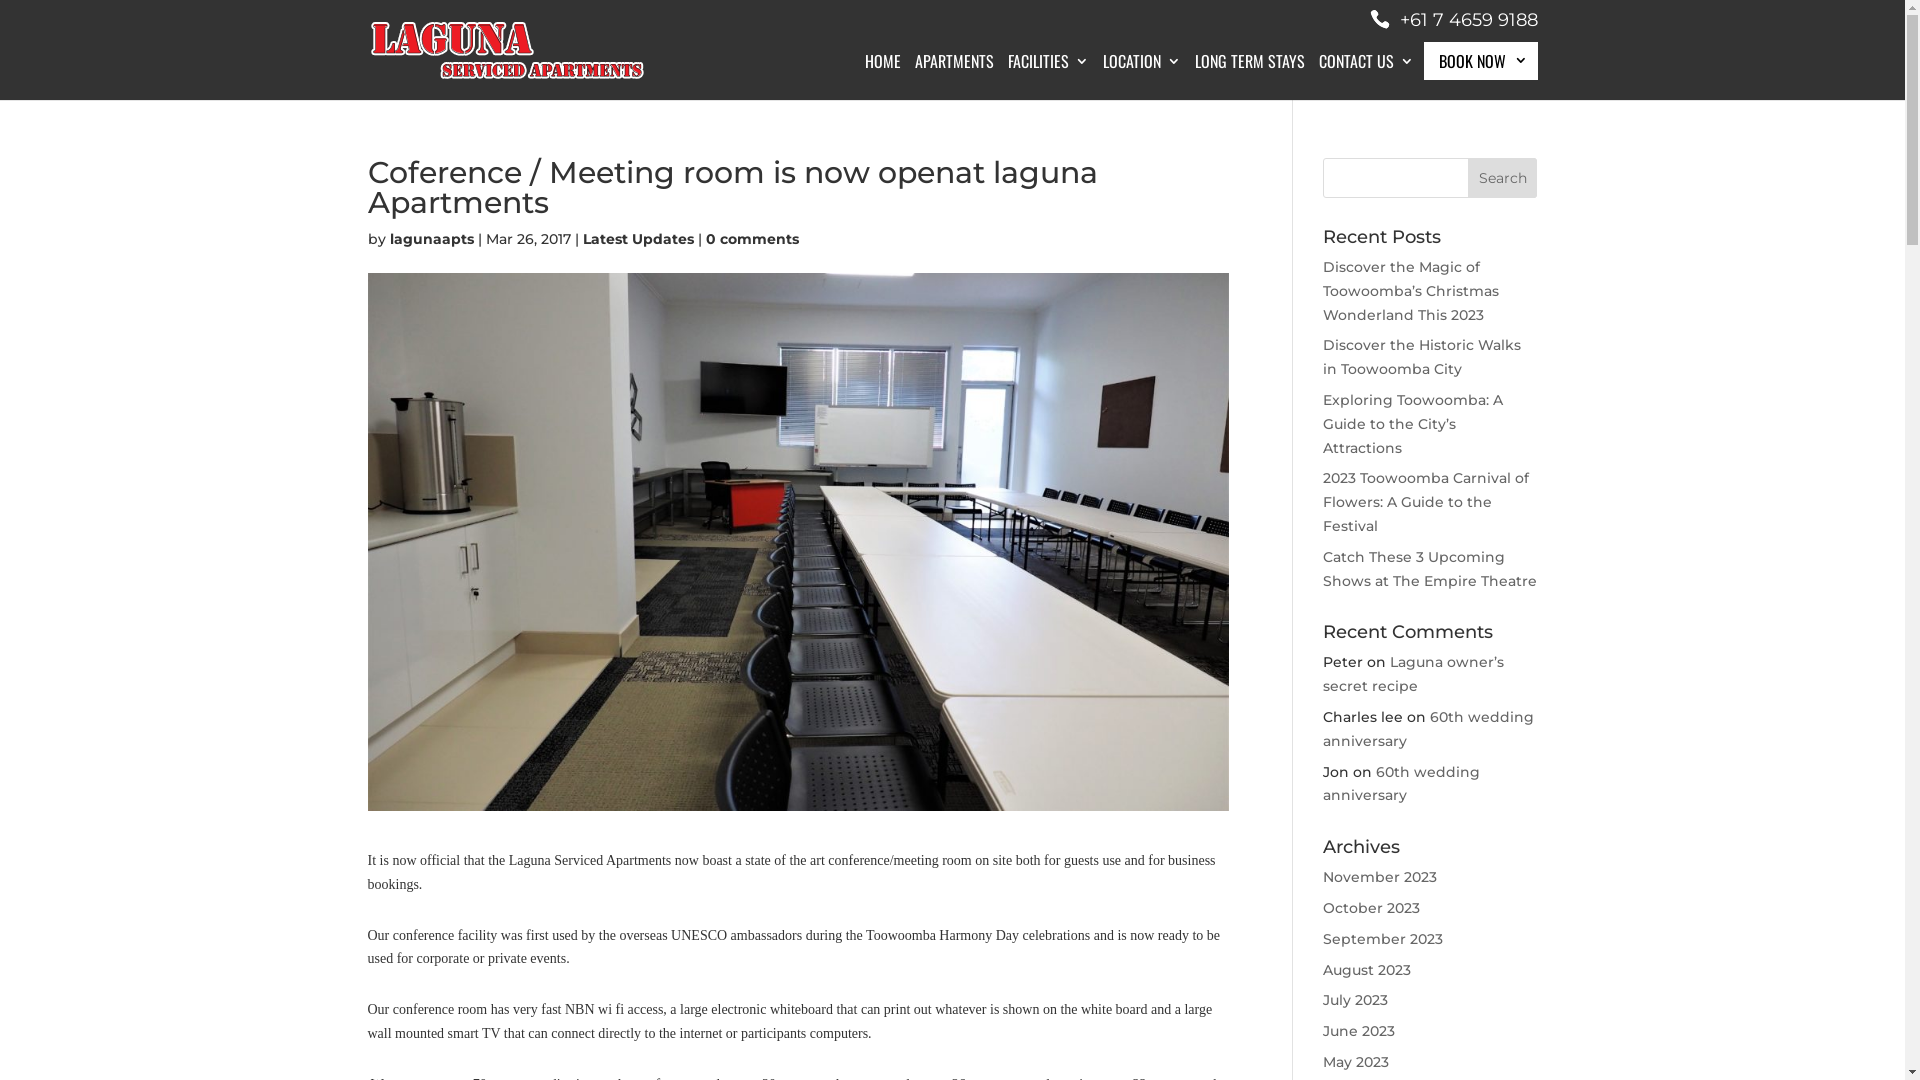 The height and width of the screenshot is (1080, 1920). I want to click on 'Discover the Historic Walks in Toowoomba City', so click(1420, 356).